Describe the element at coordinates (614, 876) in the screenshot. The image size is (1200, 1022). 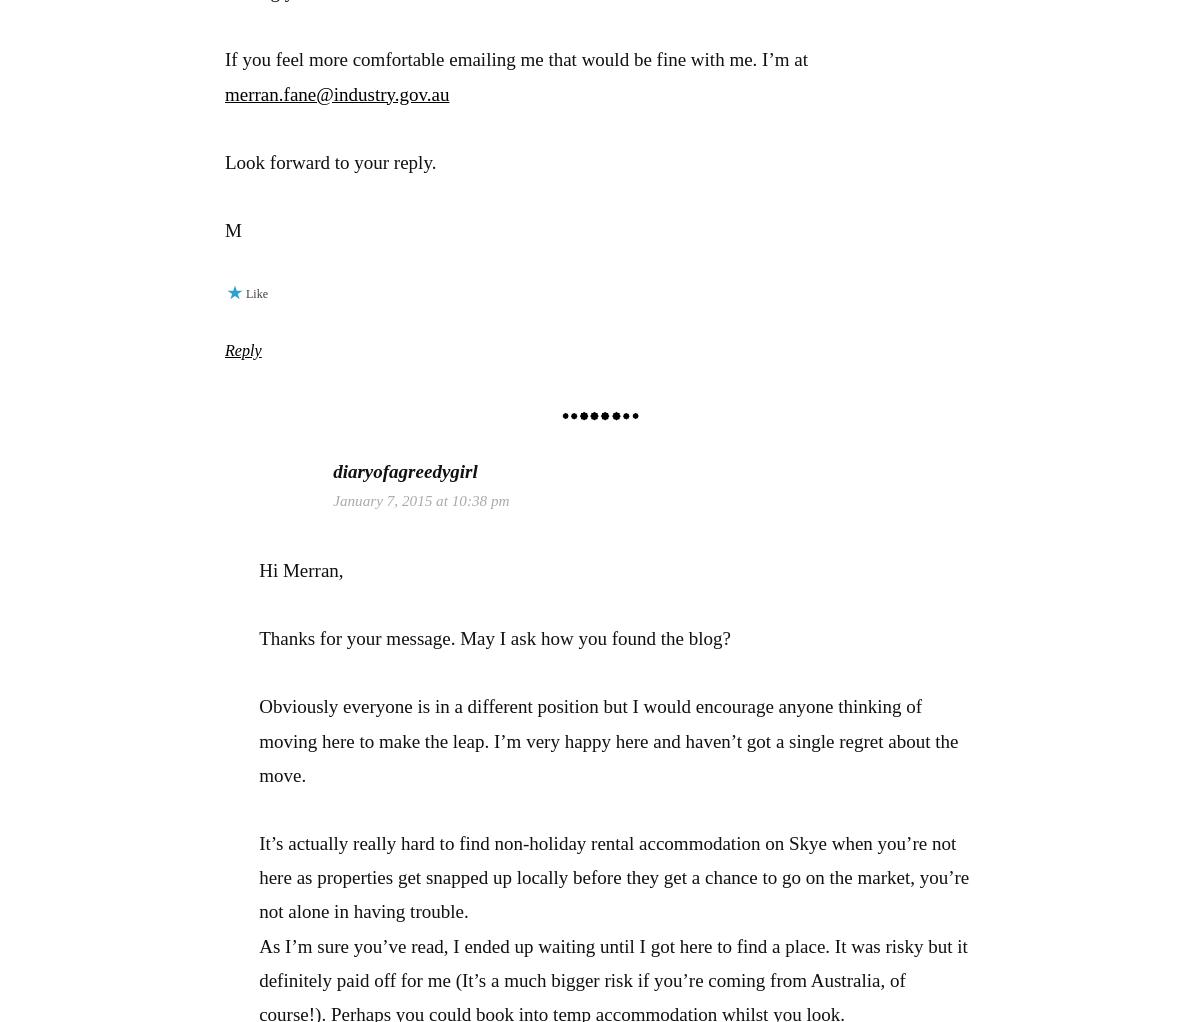
I see `'It’s actually really hard to find non-holiday rental accommodation on Skye when you’re not here as properties get snapped up locally before they get a chance to go on the market, you’re not alone in having trouble.'` at that location.